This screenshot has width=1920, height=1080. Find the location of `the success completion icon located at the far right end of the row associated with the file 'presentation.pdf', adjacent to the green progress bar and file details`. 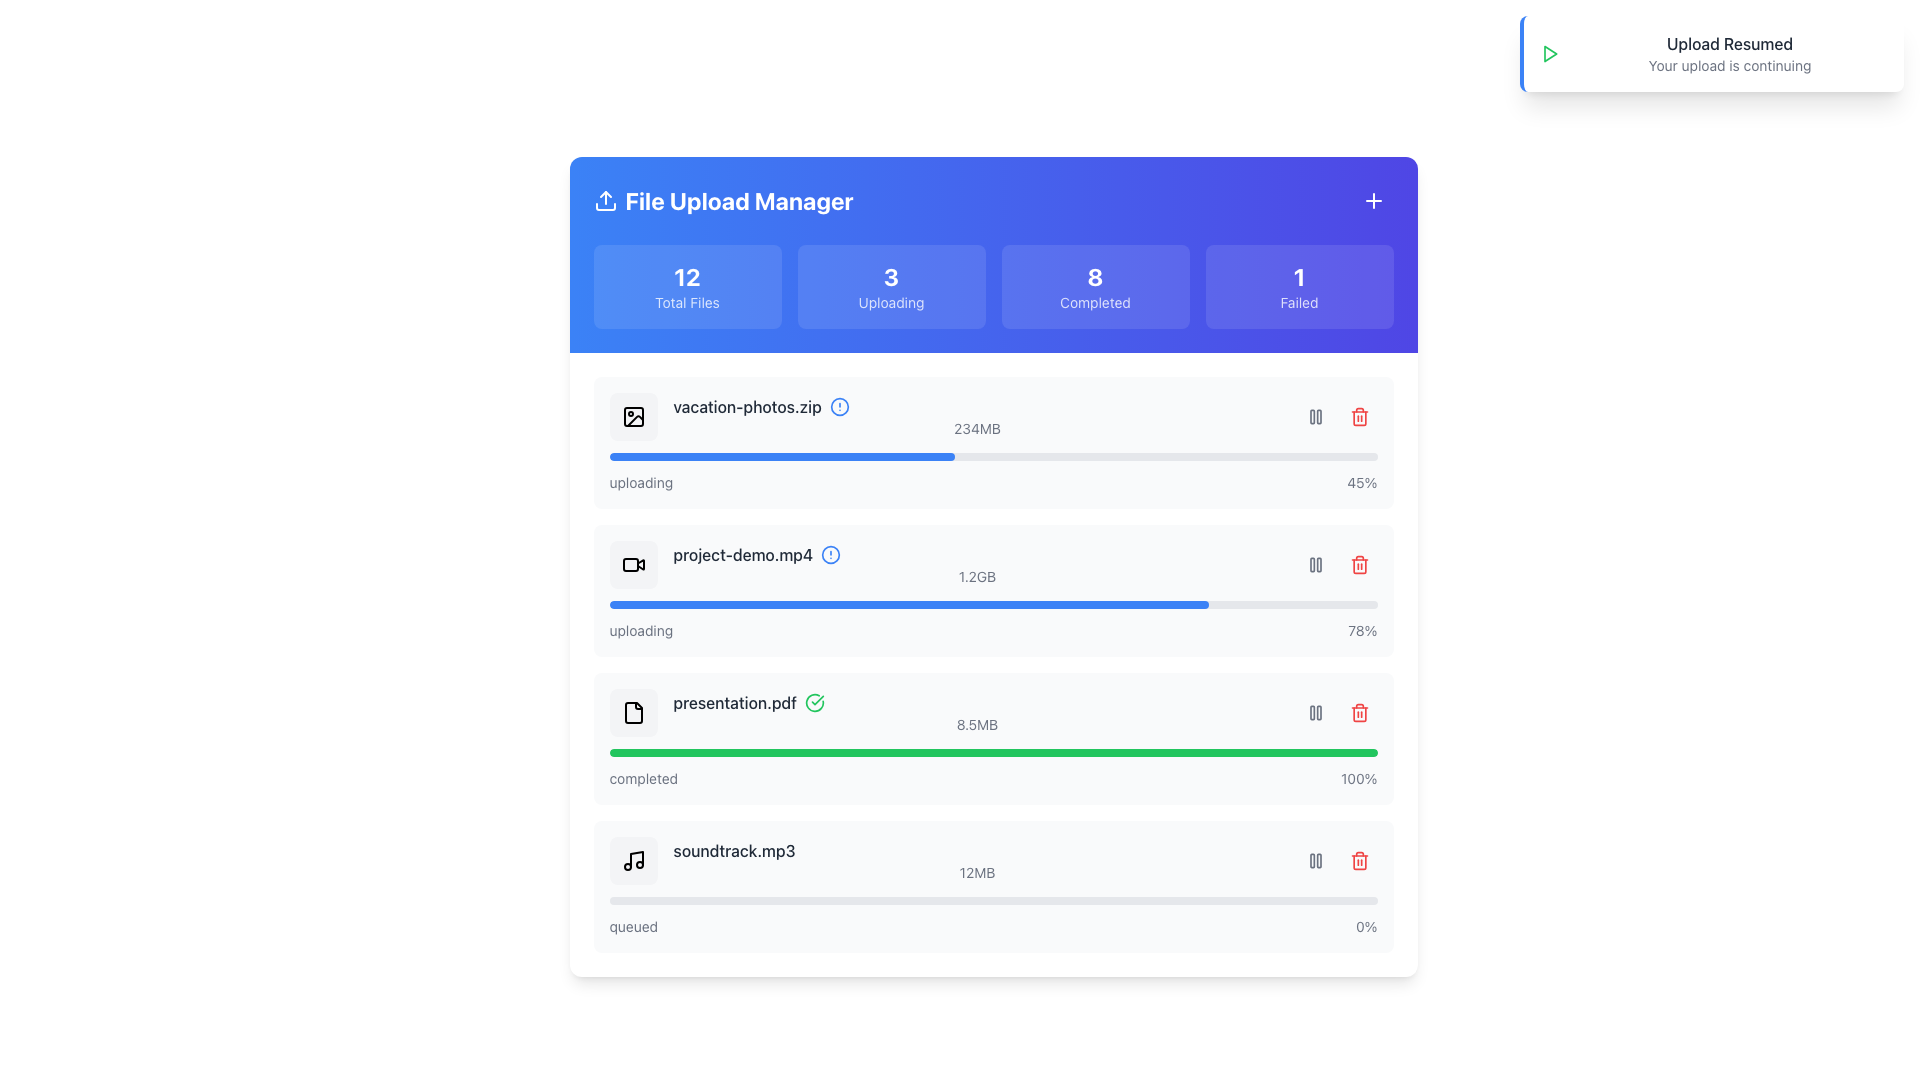

the success completion icon located at the far right end of the row associated with the file 'presentation.pdf', adjacent to the green progress bar and file details is located at coordinates (815, 701).